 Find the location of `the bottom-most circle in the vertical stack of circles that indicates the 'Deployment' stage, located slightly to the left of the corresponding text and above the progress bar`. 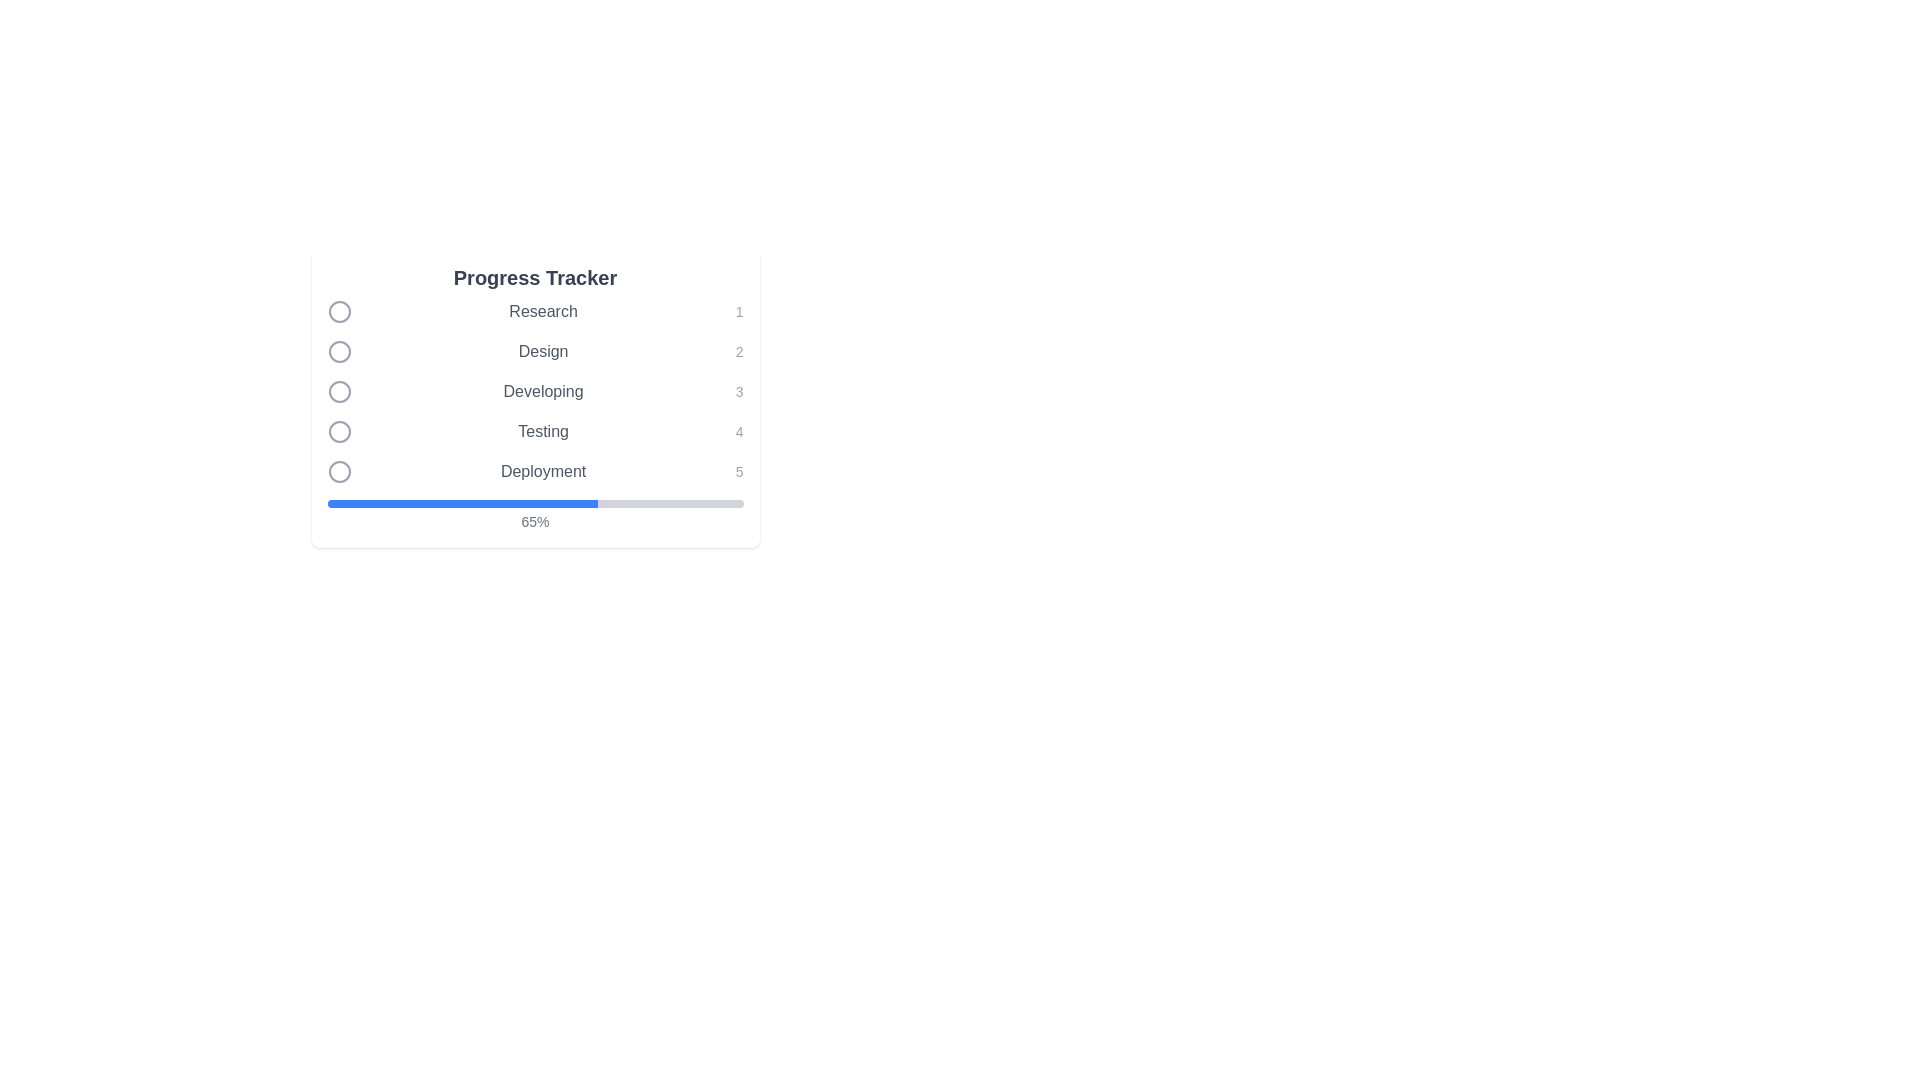

the bottom-most circle in the vertical stack of circles that indicates the 'Deployment' stage, located slightly to the left of the corresponding text and above the progress bar is located at coordinates (339, 471).